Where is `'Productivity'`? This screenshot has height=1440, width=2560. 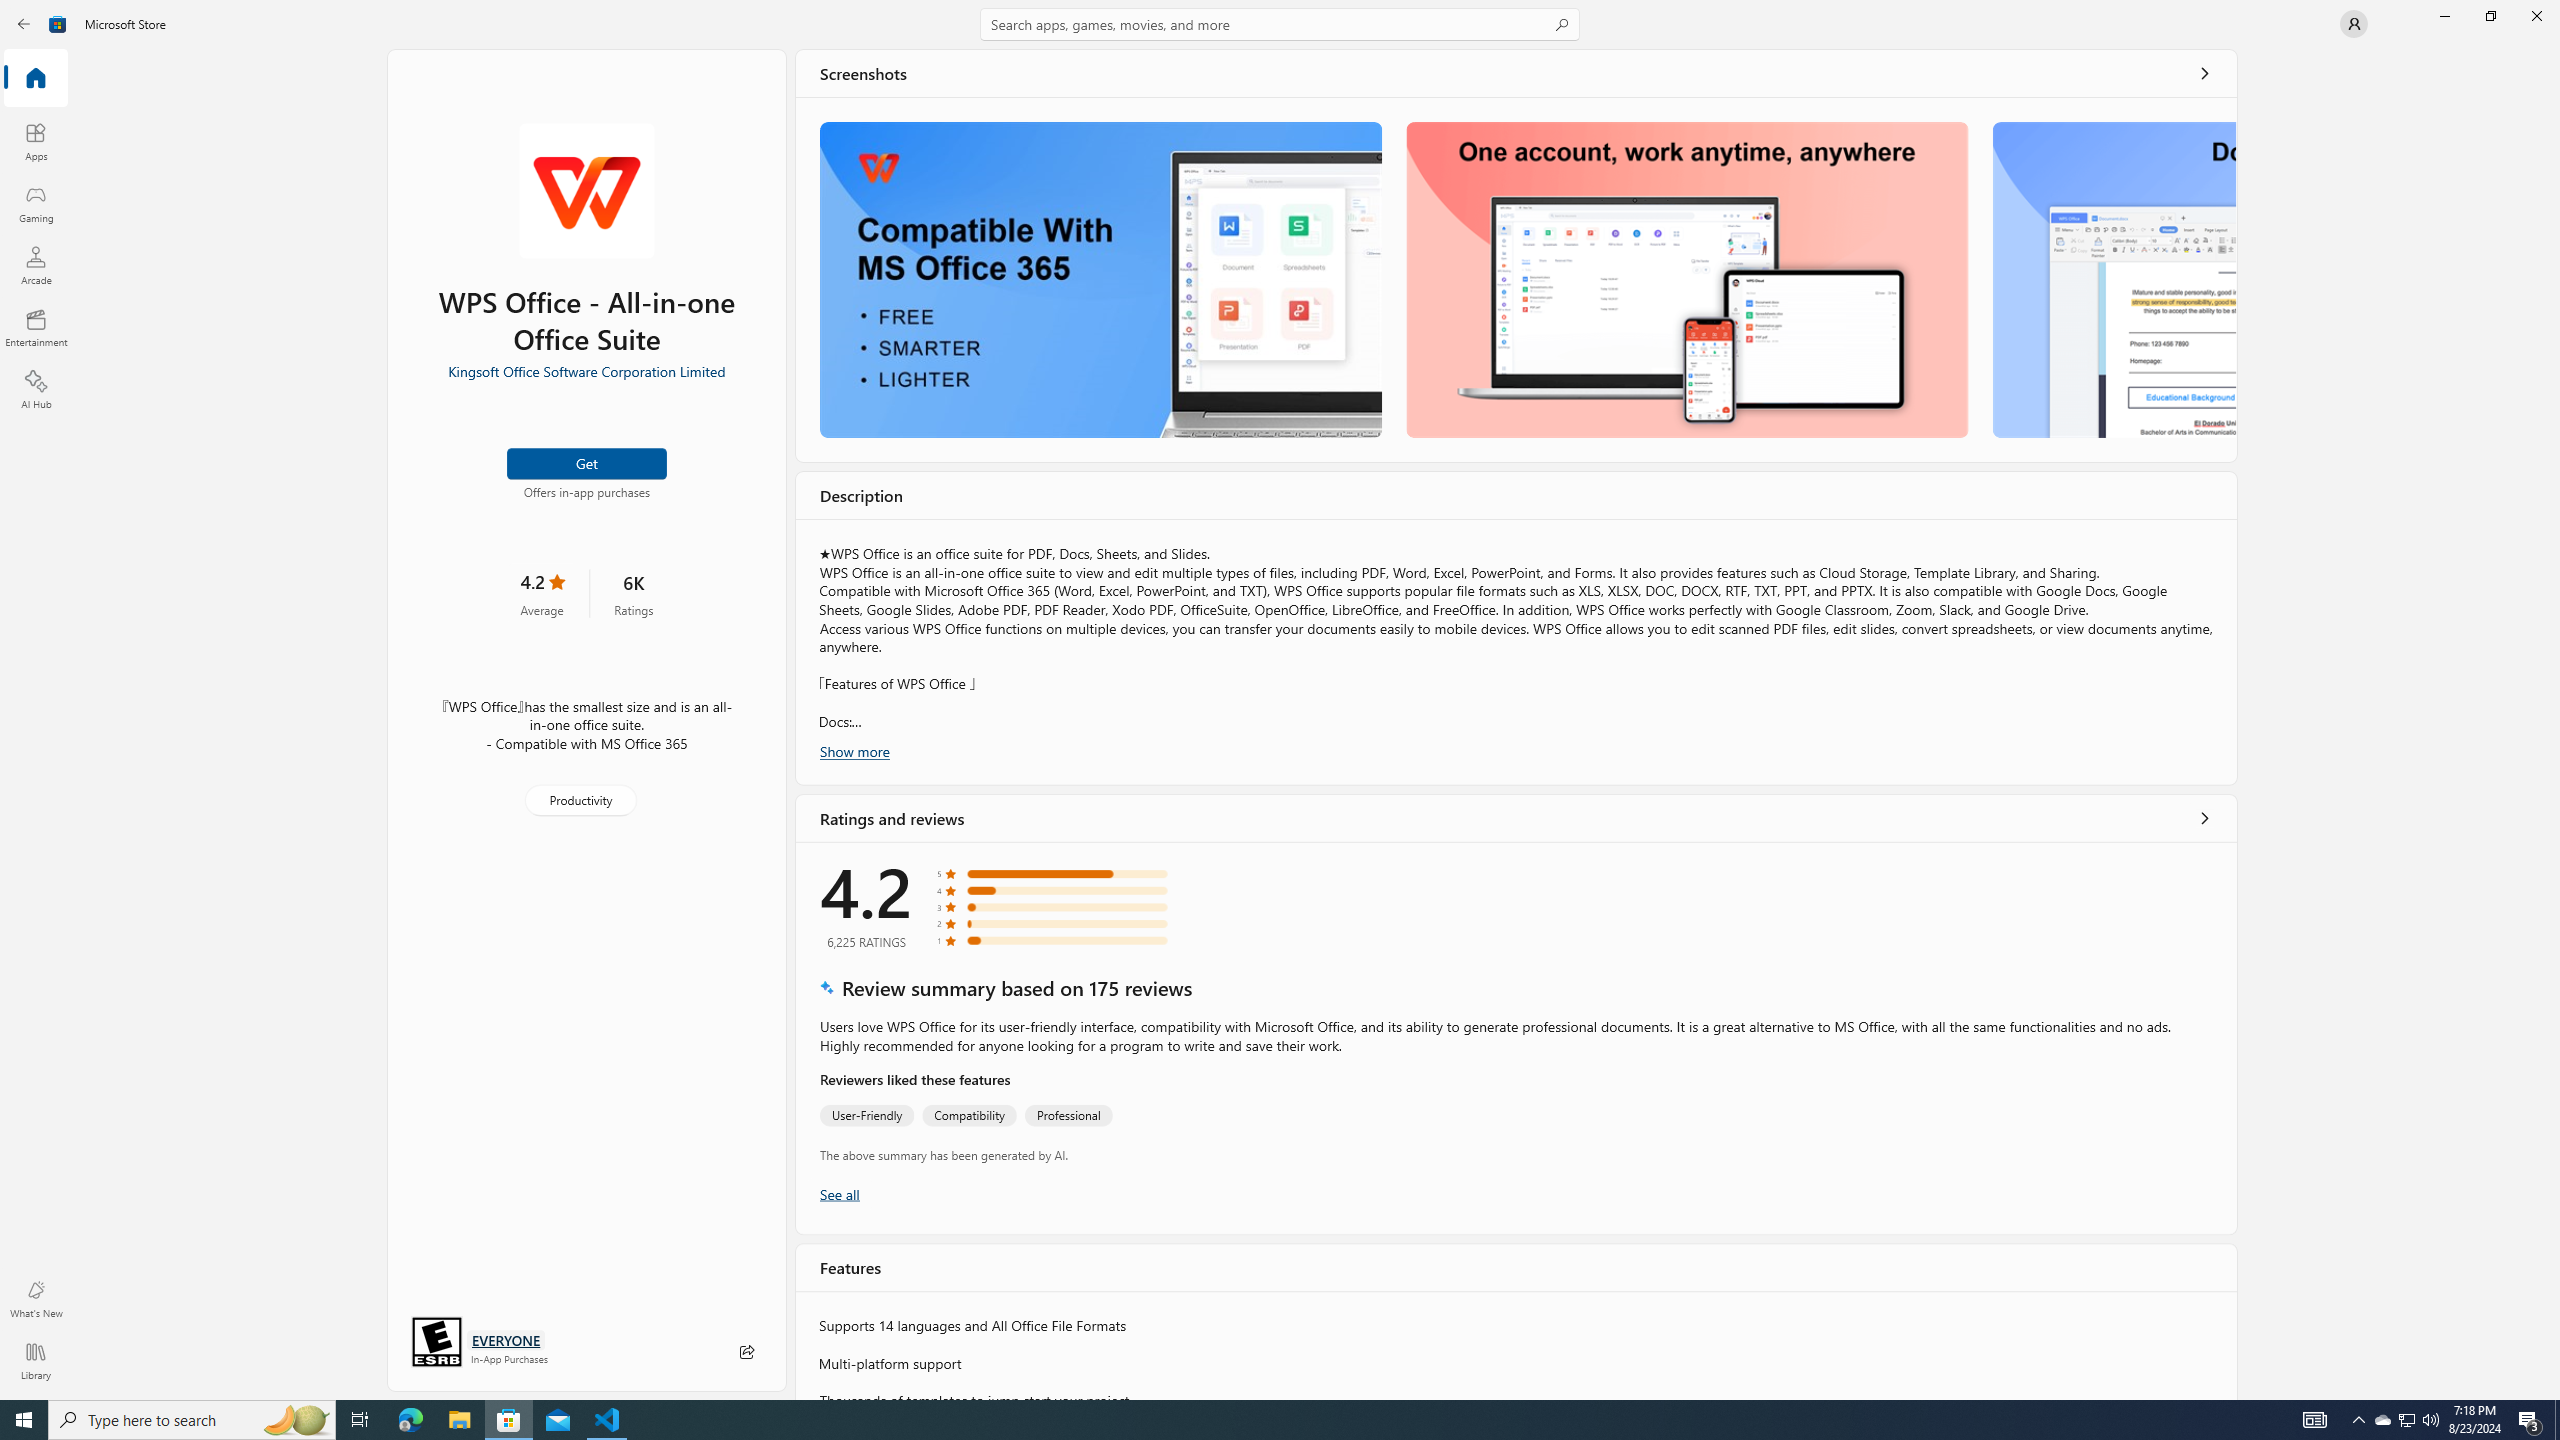
'Productivity' is located at coordinates (578, 798).